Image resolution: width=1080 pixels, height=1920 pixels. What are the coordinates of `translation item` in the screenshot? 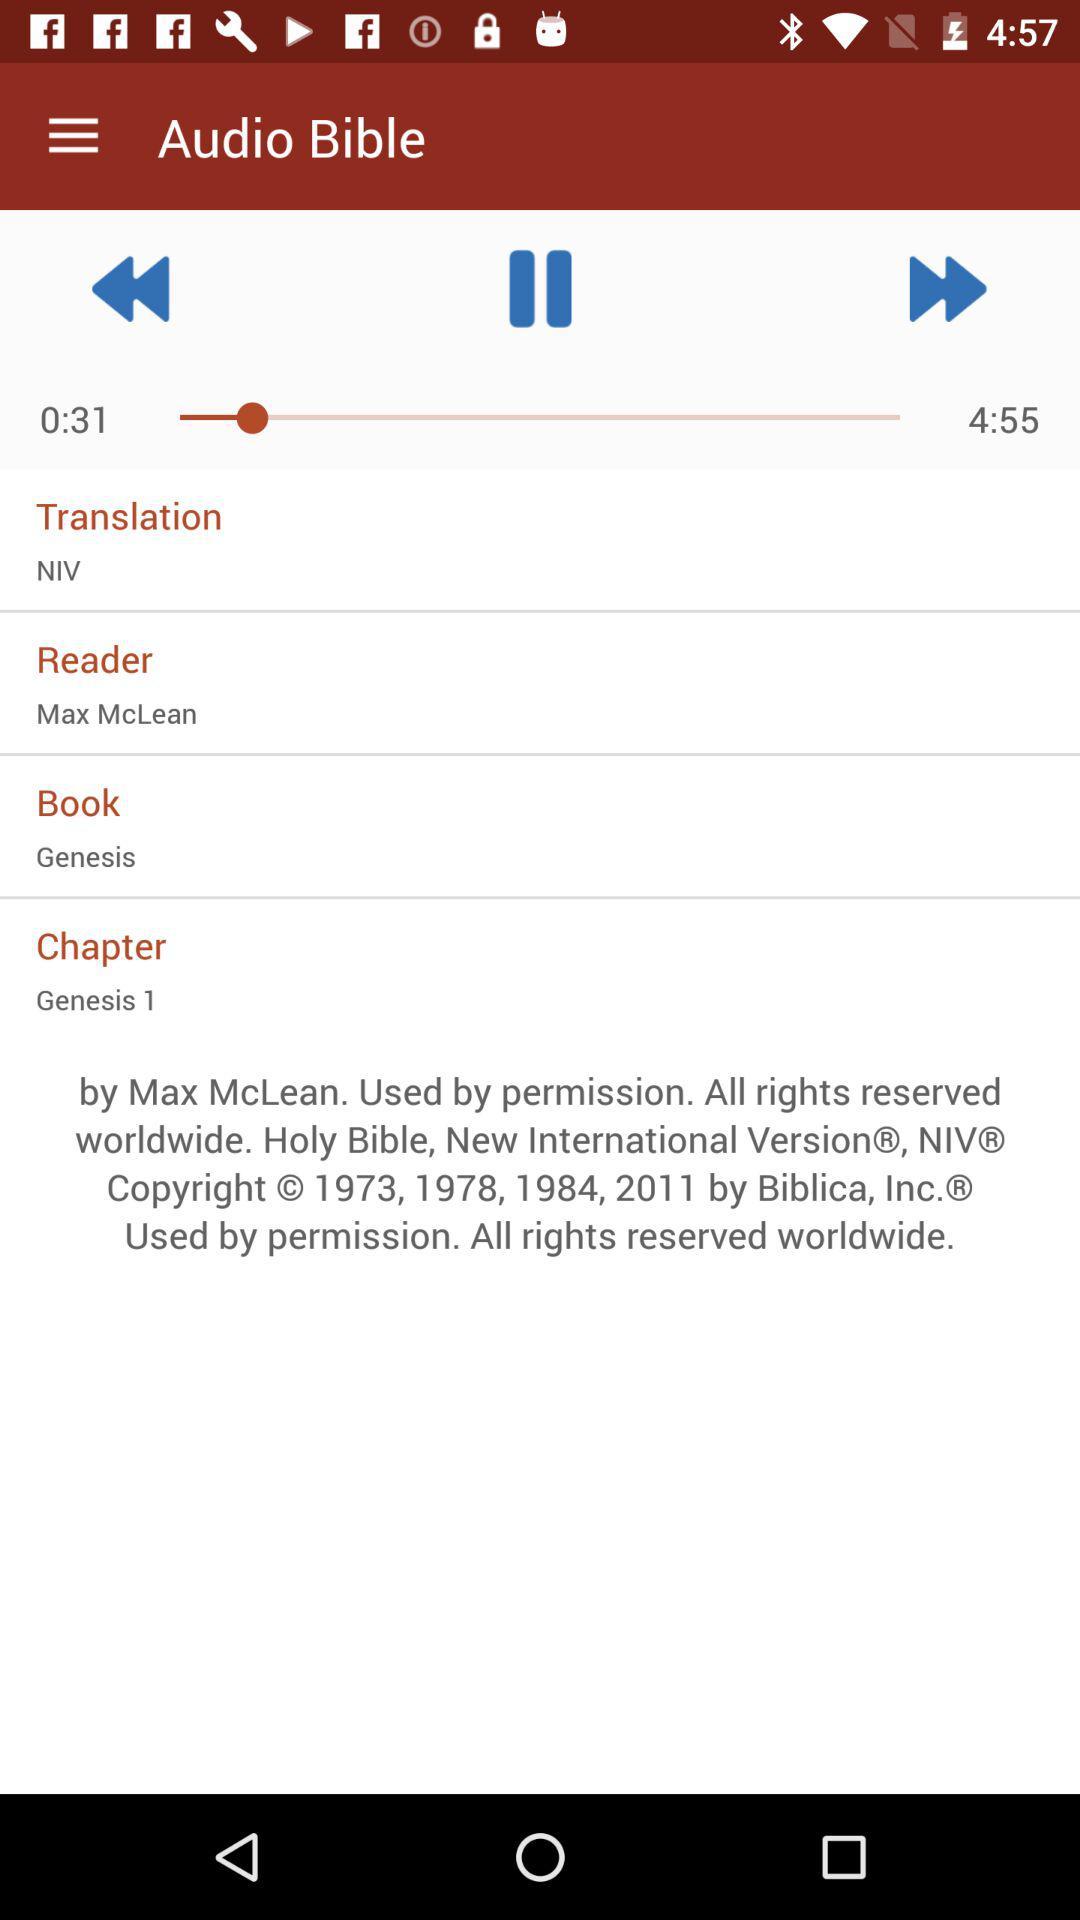 It's located at (540, 515).